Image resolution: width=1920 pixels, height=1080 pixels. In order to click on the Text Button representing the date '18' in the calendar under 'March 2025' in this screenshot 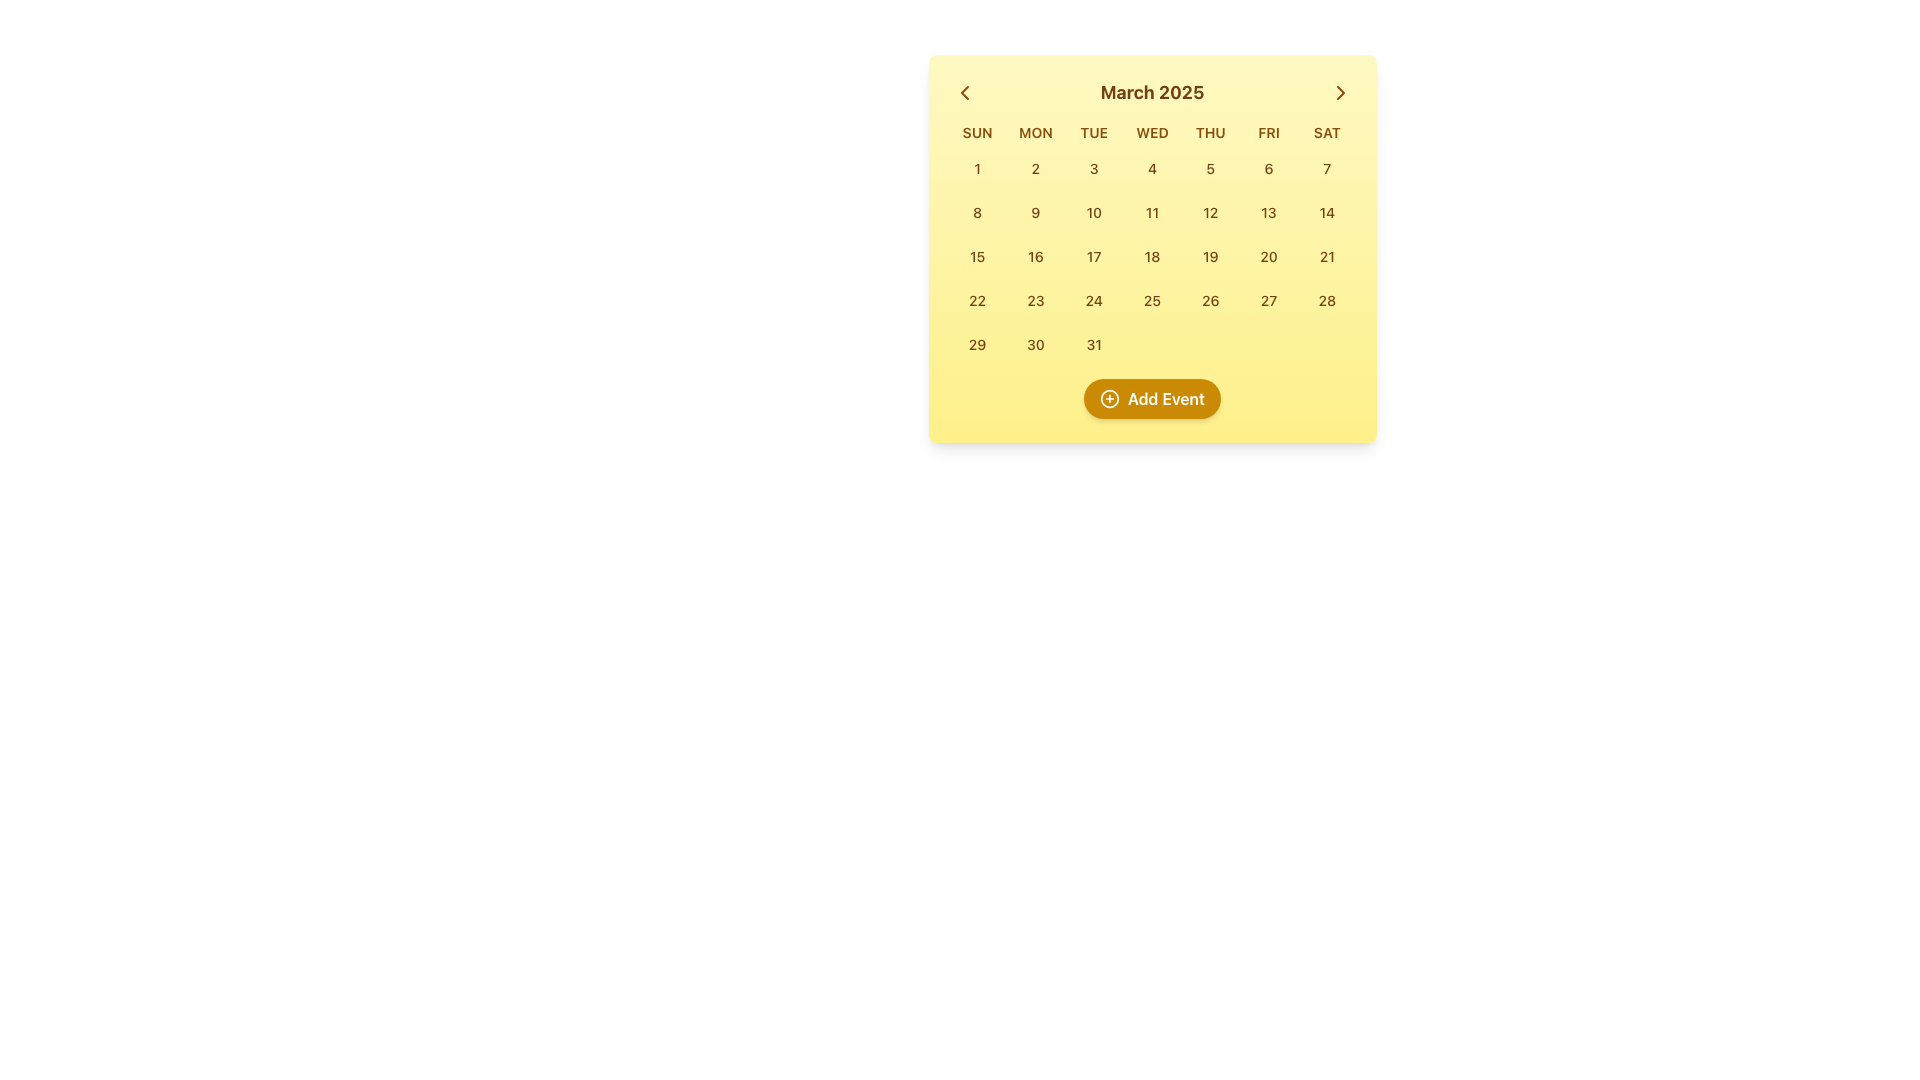, I will do `click(1152, 256)`.